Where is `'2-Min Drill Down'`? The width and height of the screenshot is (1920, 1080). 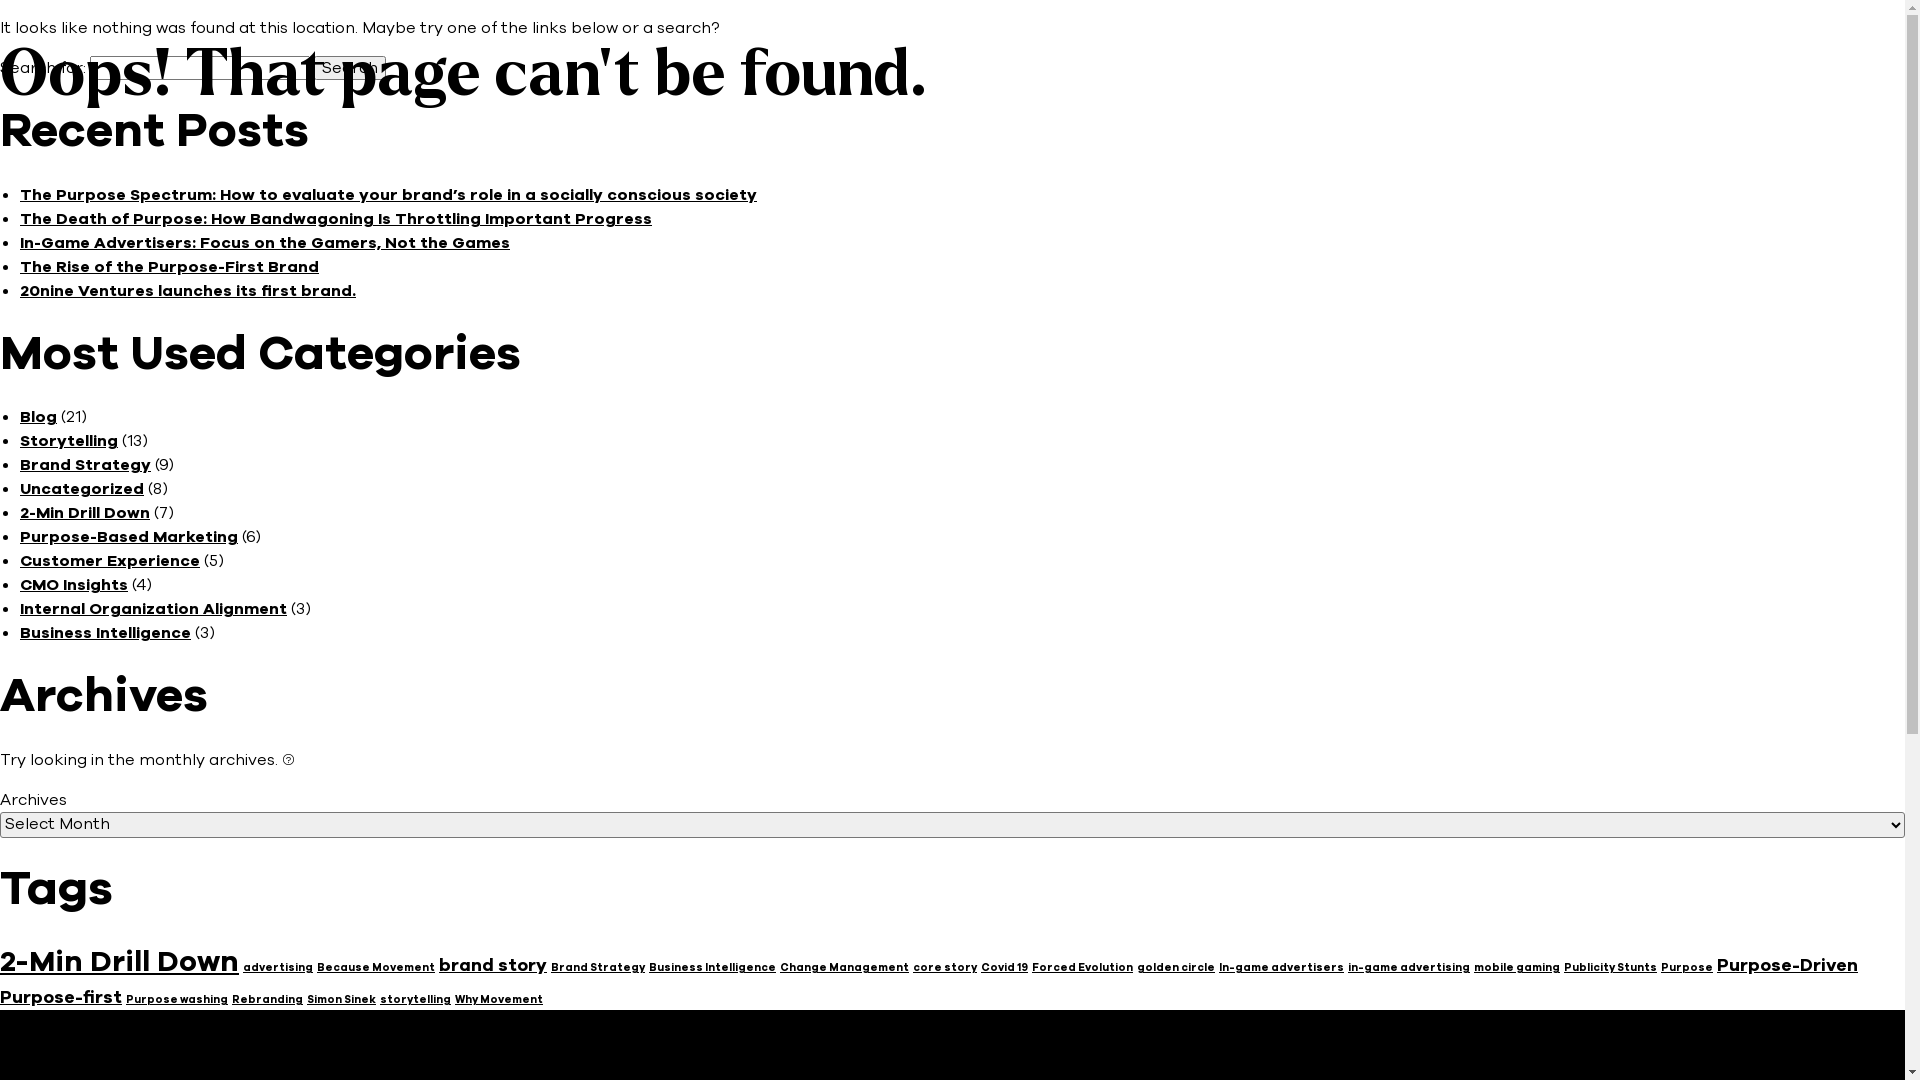 '2-Min Drill Down' is located at coordinates (84, 512).